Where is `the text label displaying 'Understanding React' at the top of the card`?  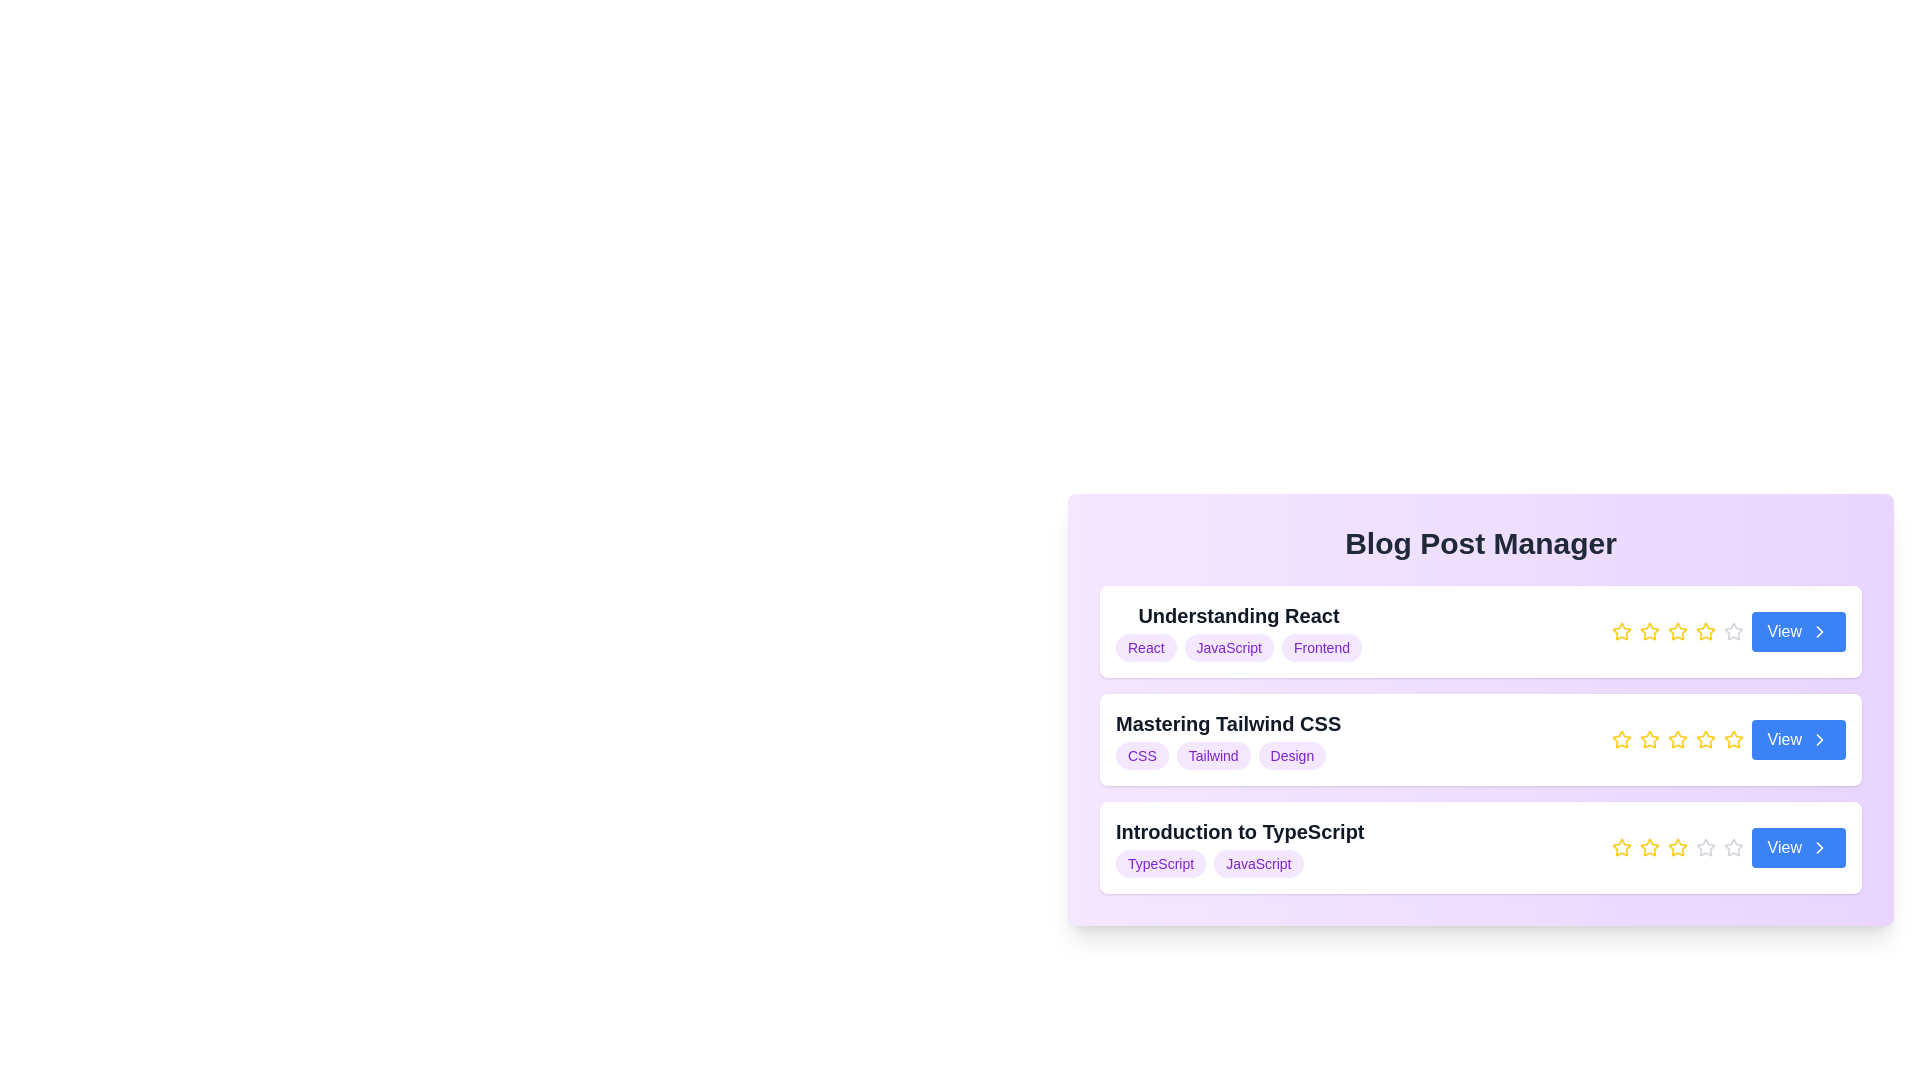
the text label displaying 'Understanding React' at the top of the card is located at coordinates (1237, 615).